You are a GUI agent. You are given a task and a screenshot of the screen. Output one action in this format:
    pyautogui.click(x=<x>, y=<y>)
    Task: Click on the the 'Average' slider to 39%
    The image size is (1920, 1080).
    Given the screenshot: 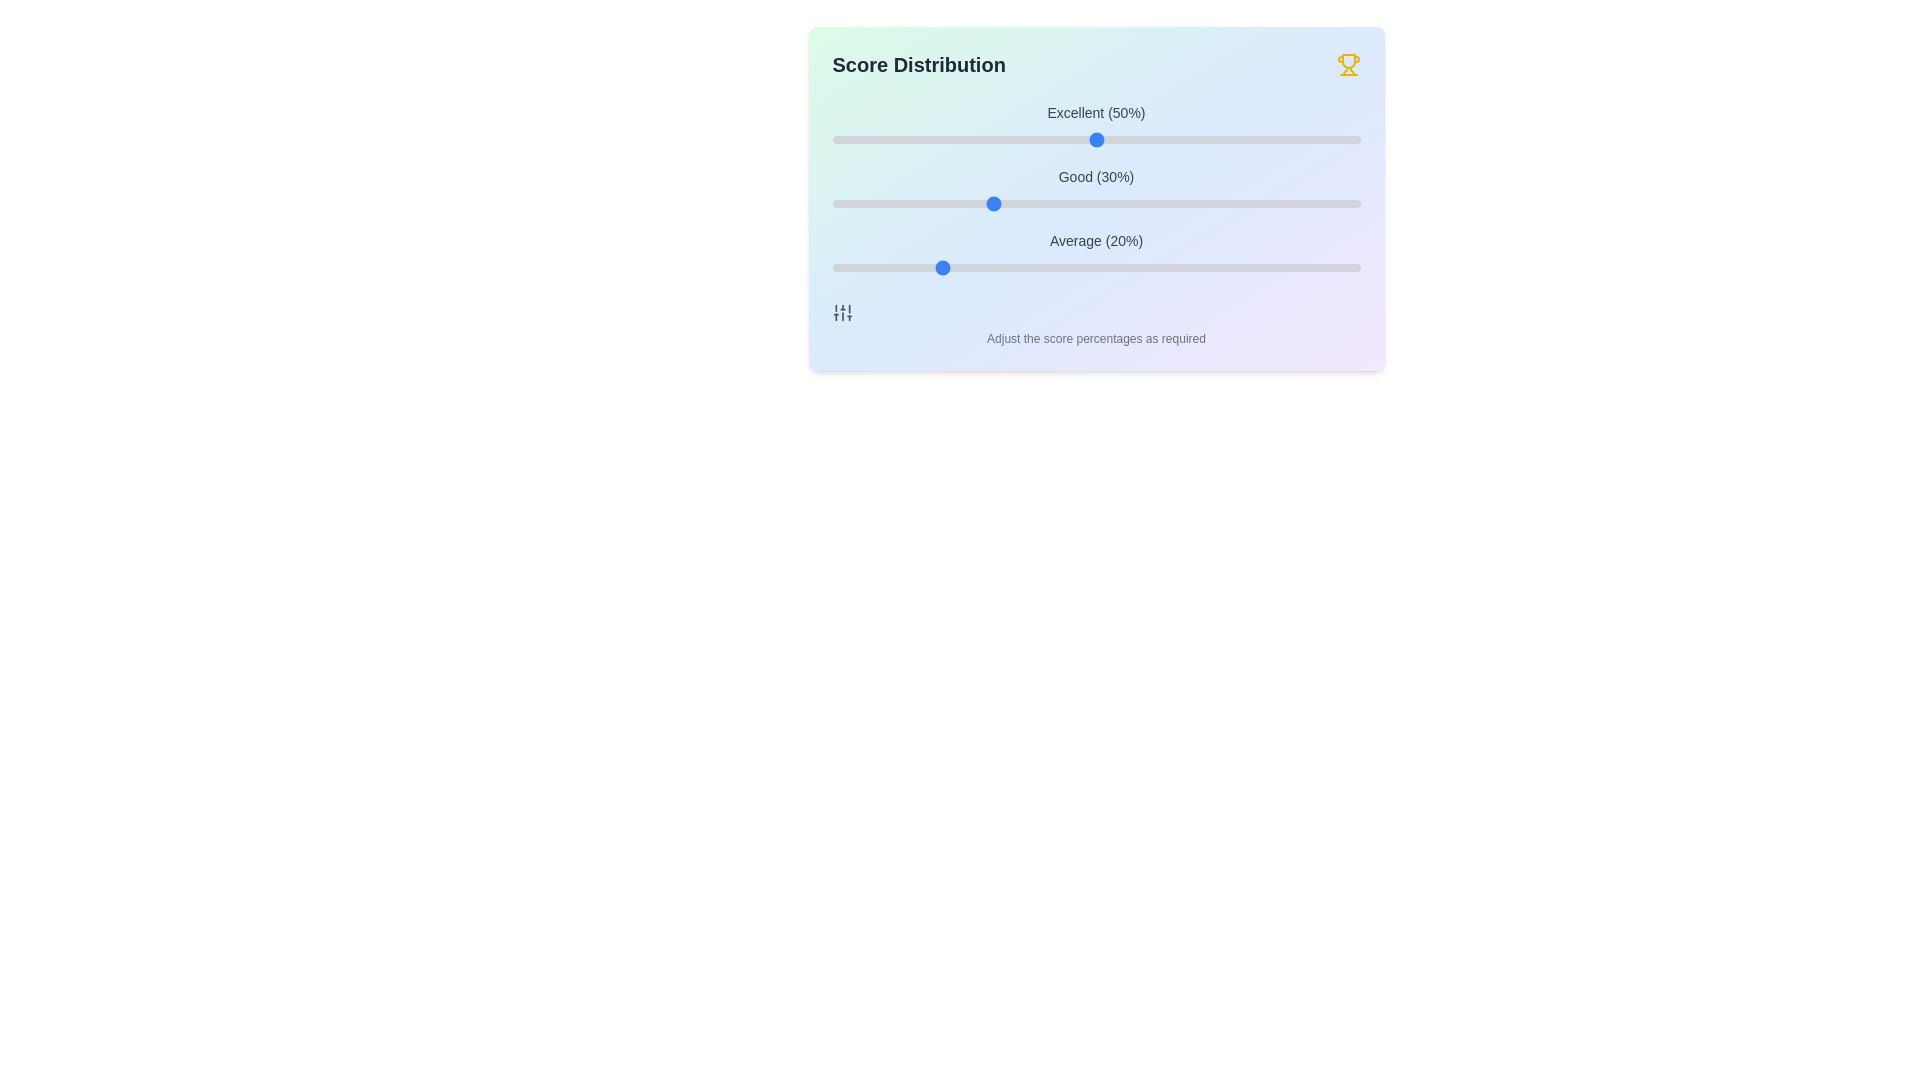 What is the action you would take?
    pyautogui.click(x=1038, y=266)
    